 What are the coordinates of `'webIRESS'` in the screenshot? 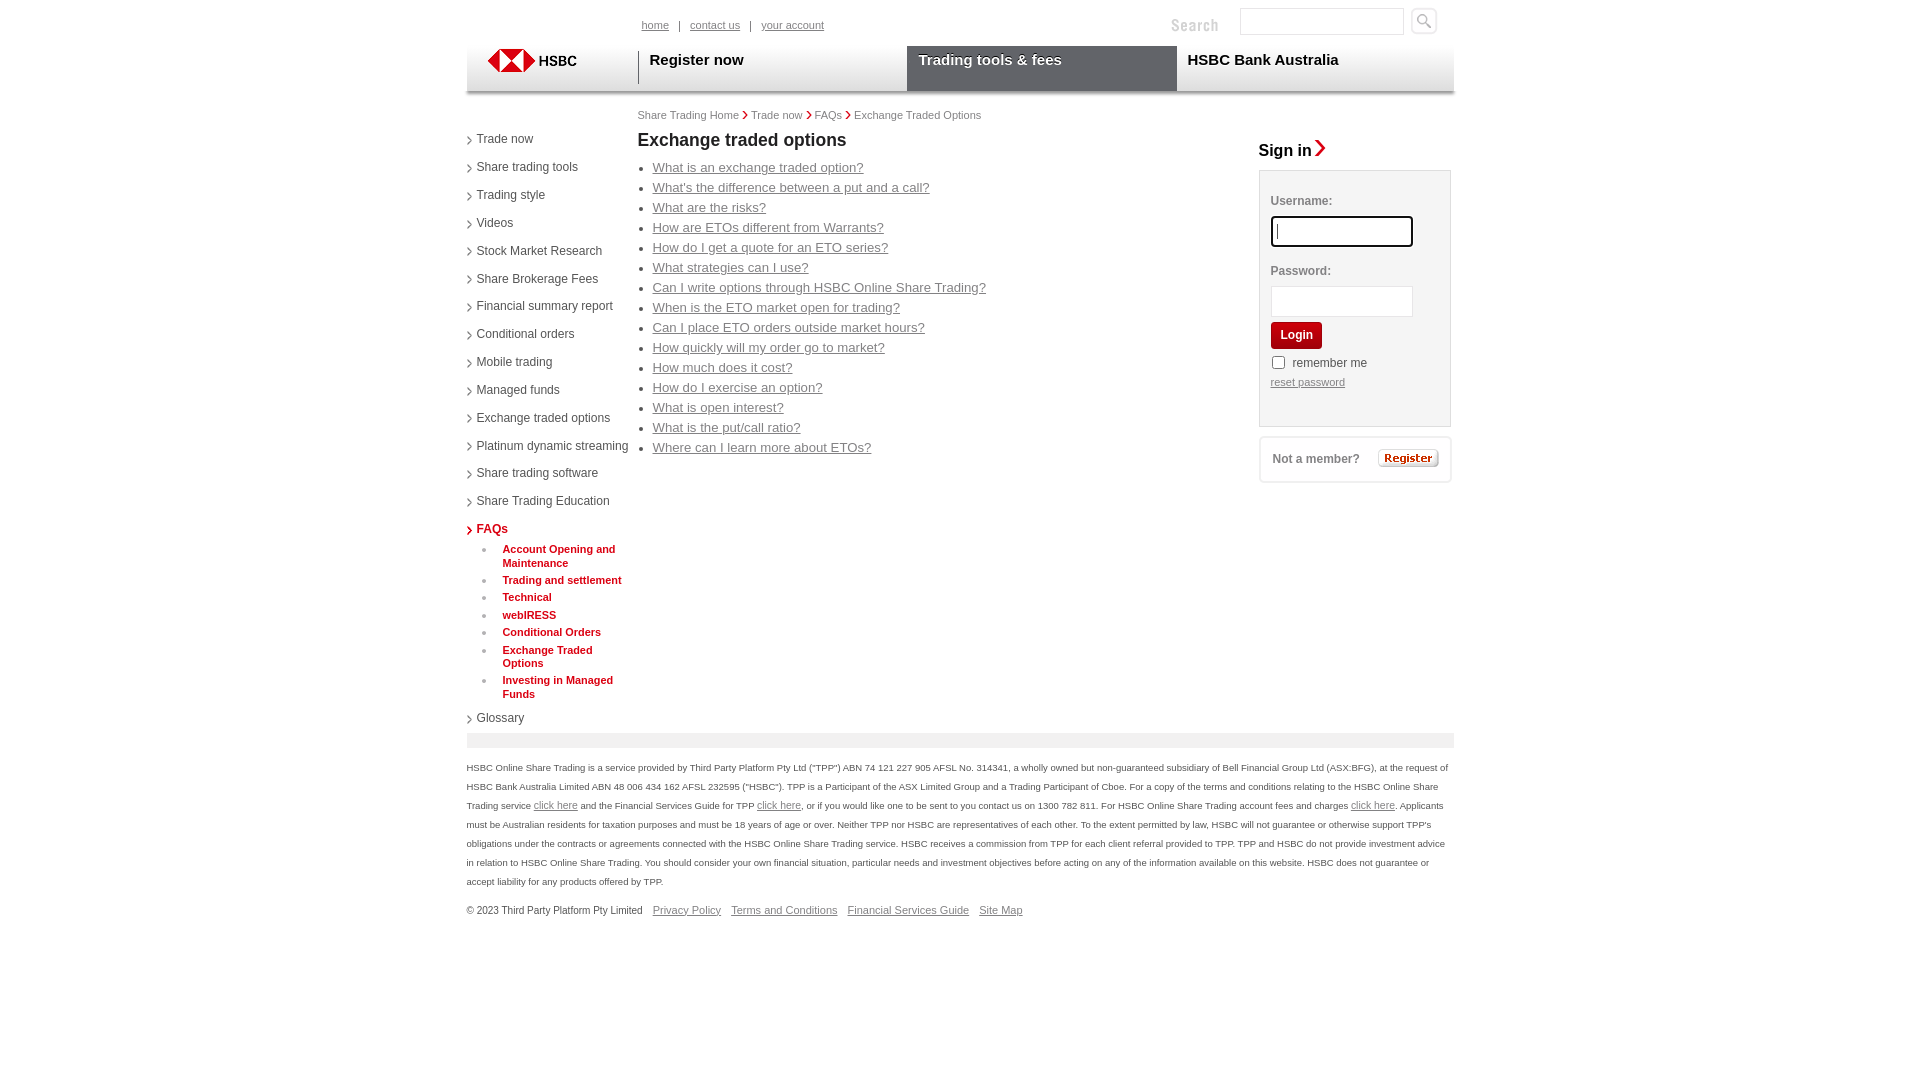 It's located at (527, 614).